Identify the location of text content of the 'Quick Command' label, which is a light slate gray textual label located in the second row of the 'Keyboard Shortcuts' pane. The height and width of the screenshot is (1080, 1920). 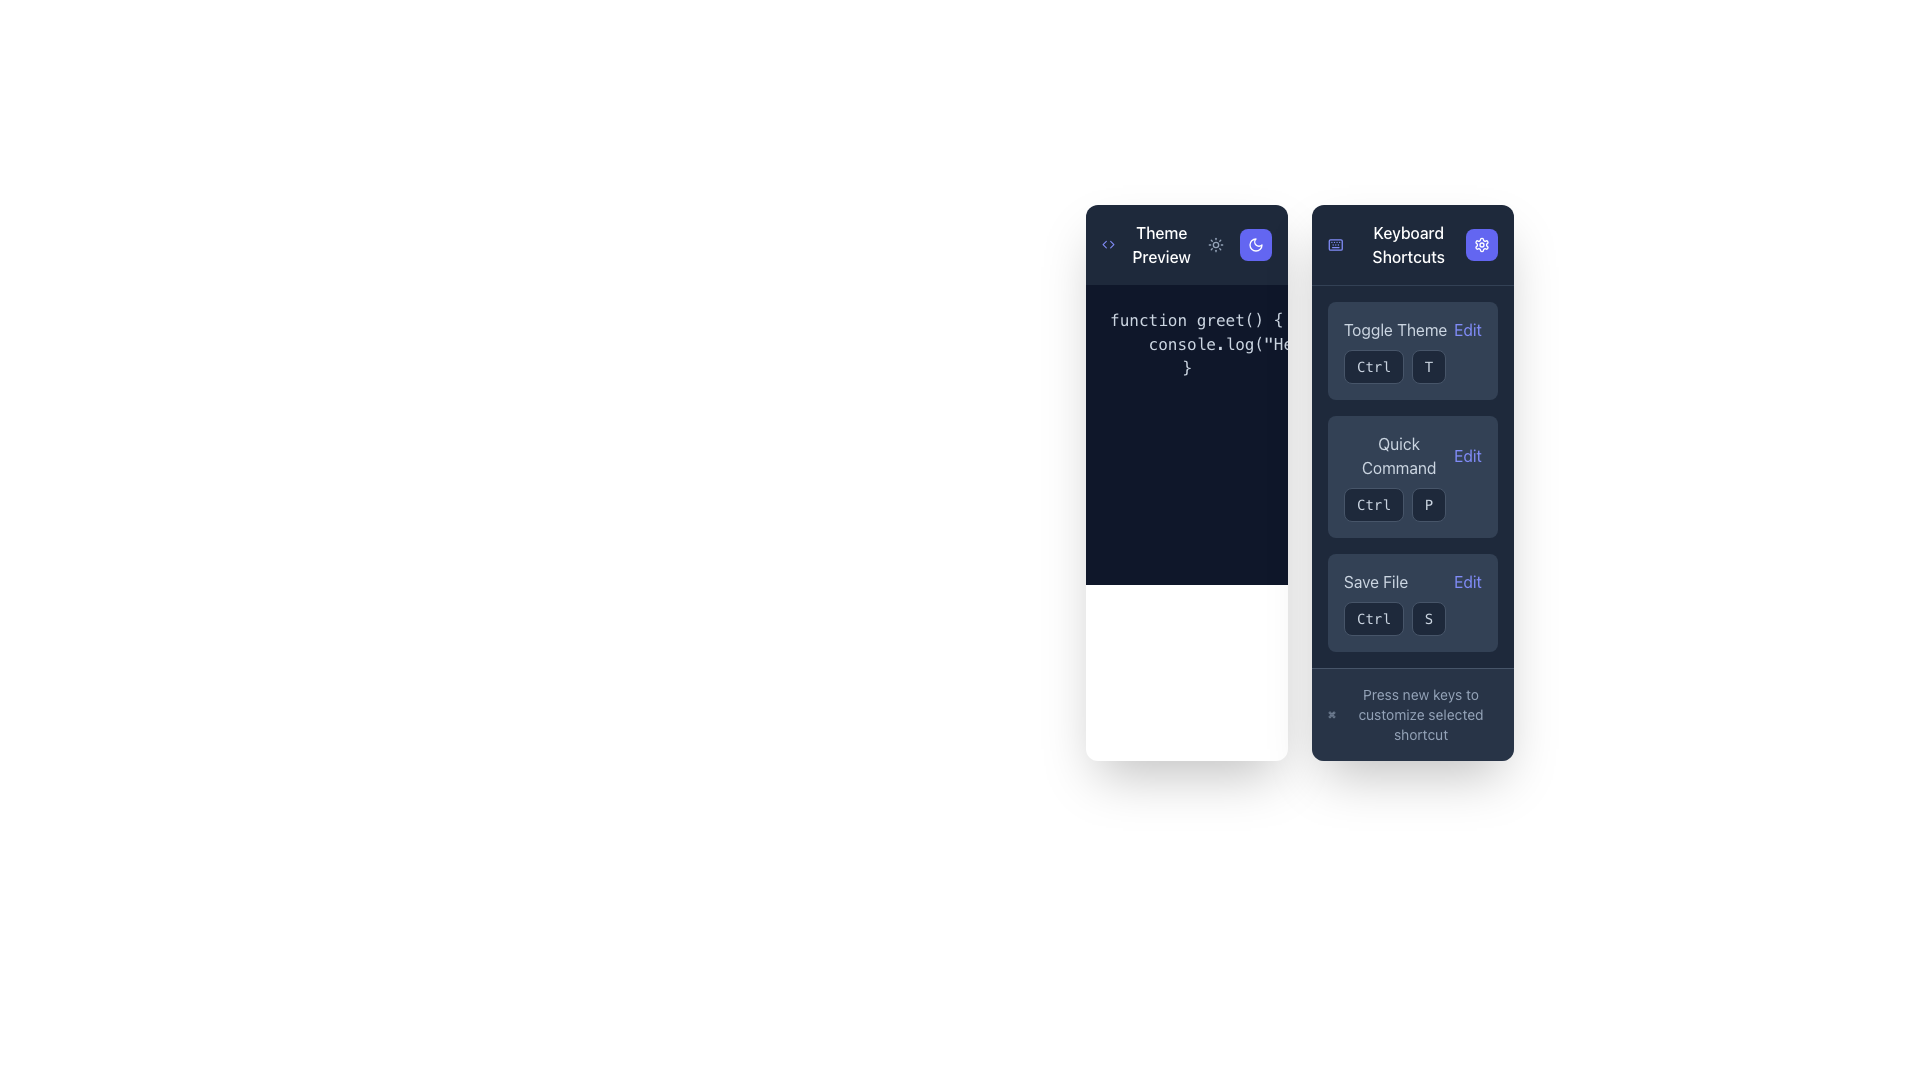
(1398, 455).